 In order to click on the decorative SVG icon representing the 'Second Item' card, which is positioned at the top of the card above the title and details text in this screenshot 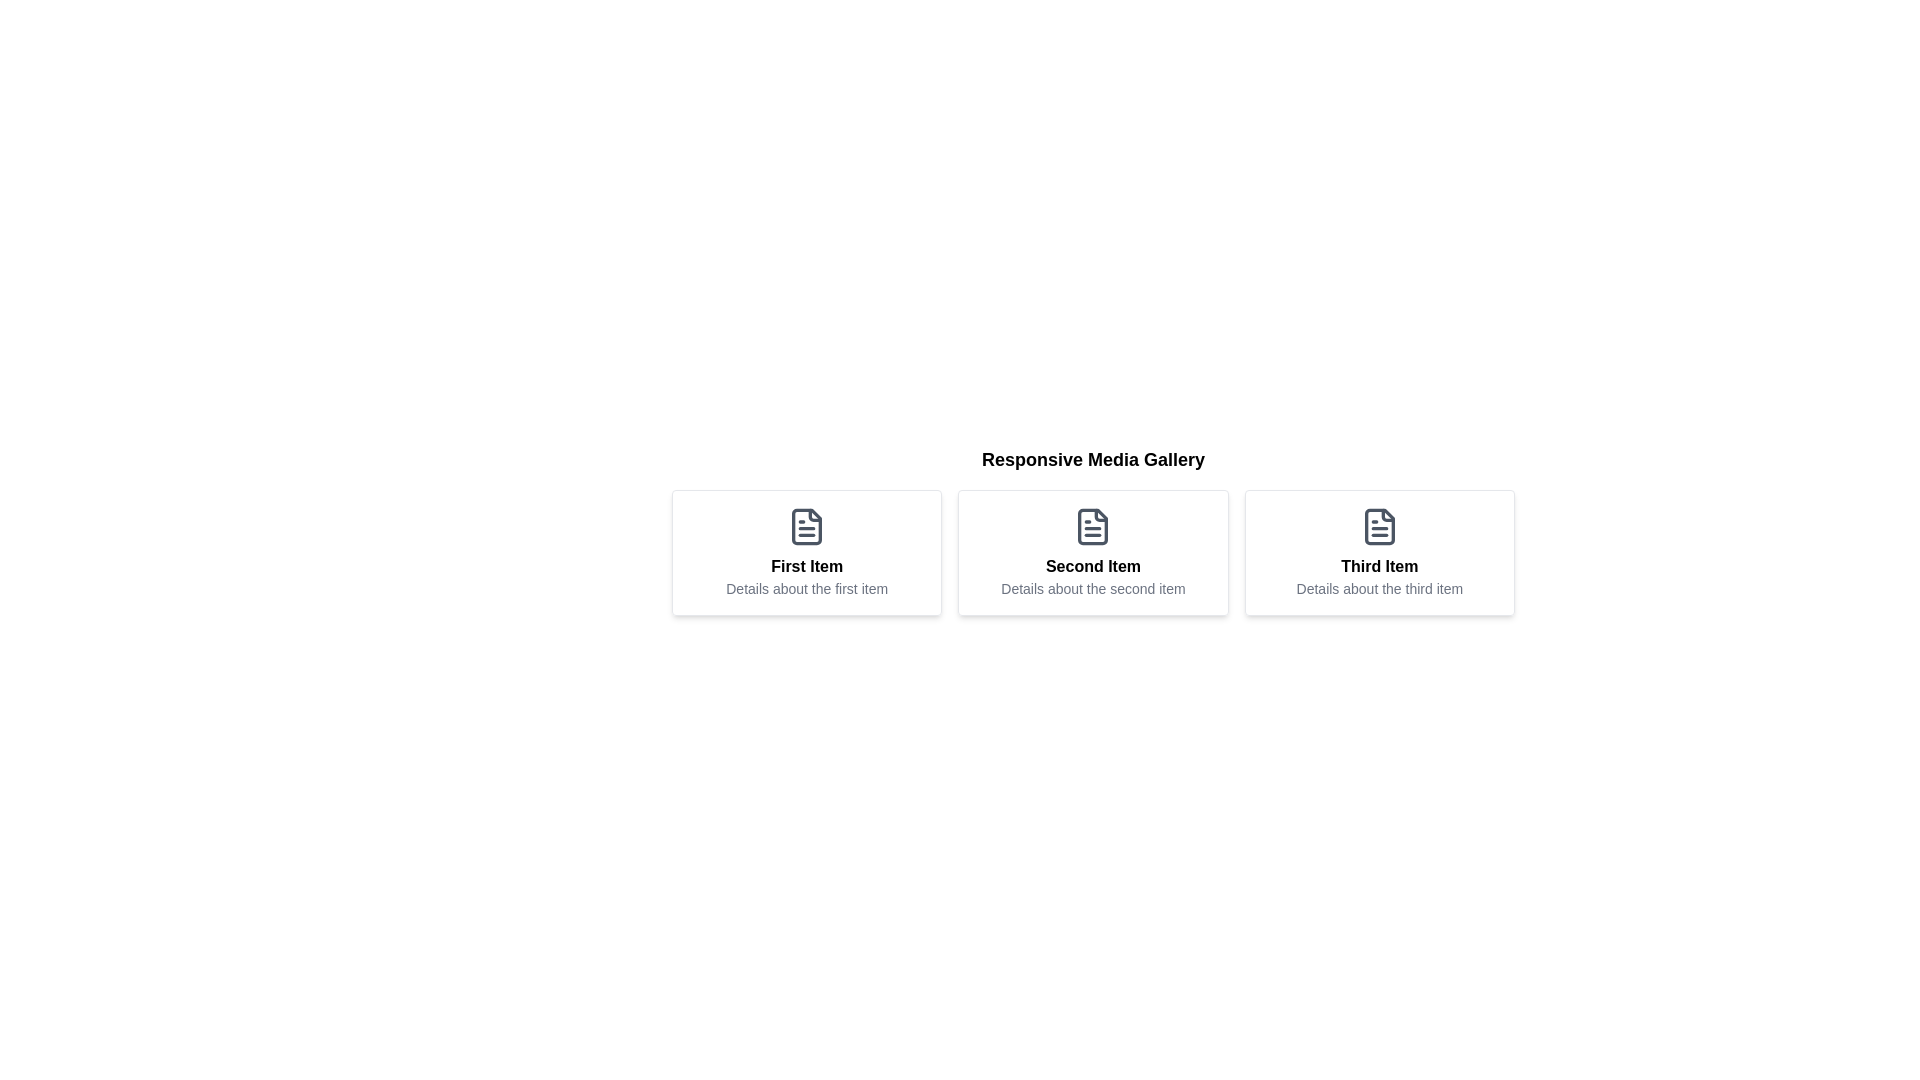, I will do `click(1092, 526)`.